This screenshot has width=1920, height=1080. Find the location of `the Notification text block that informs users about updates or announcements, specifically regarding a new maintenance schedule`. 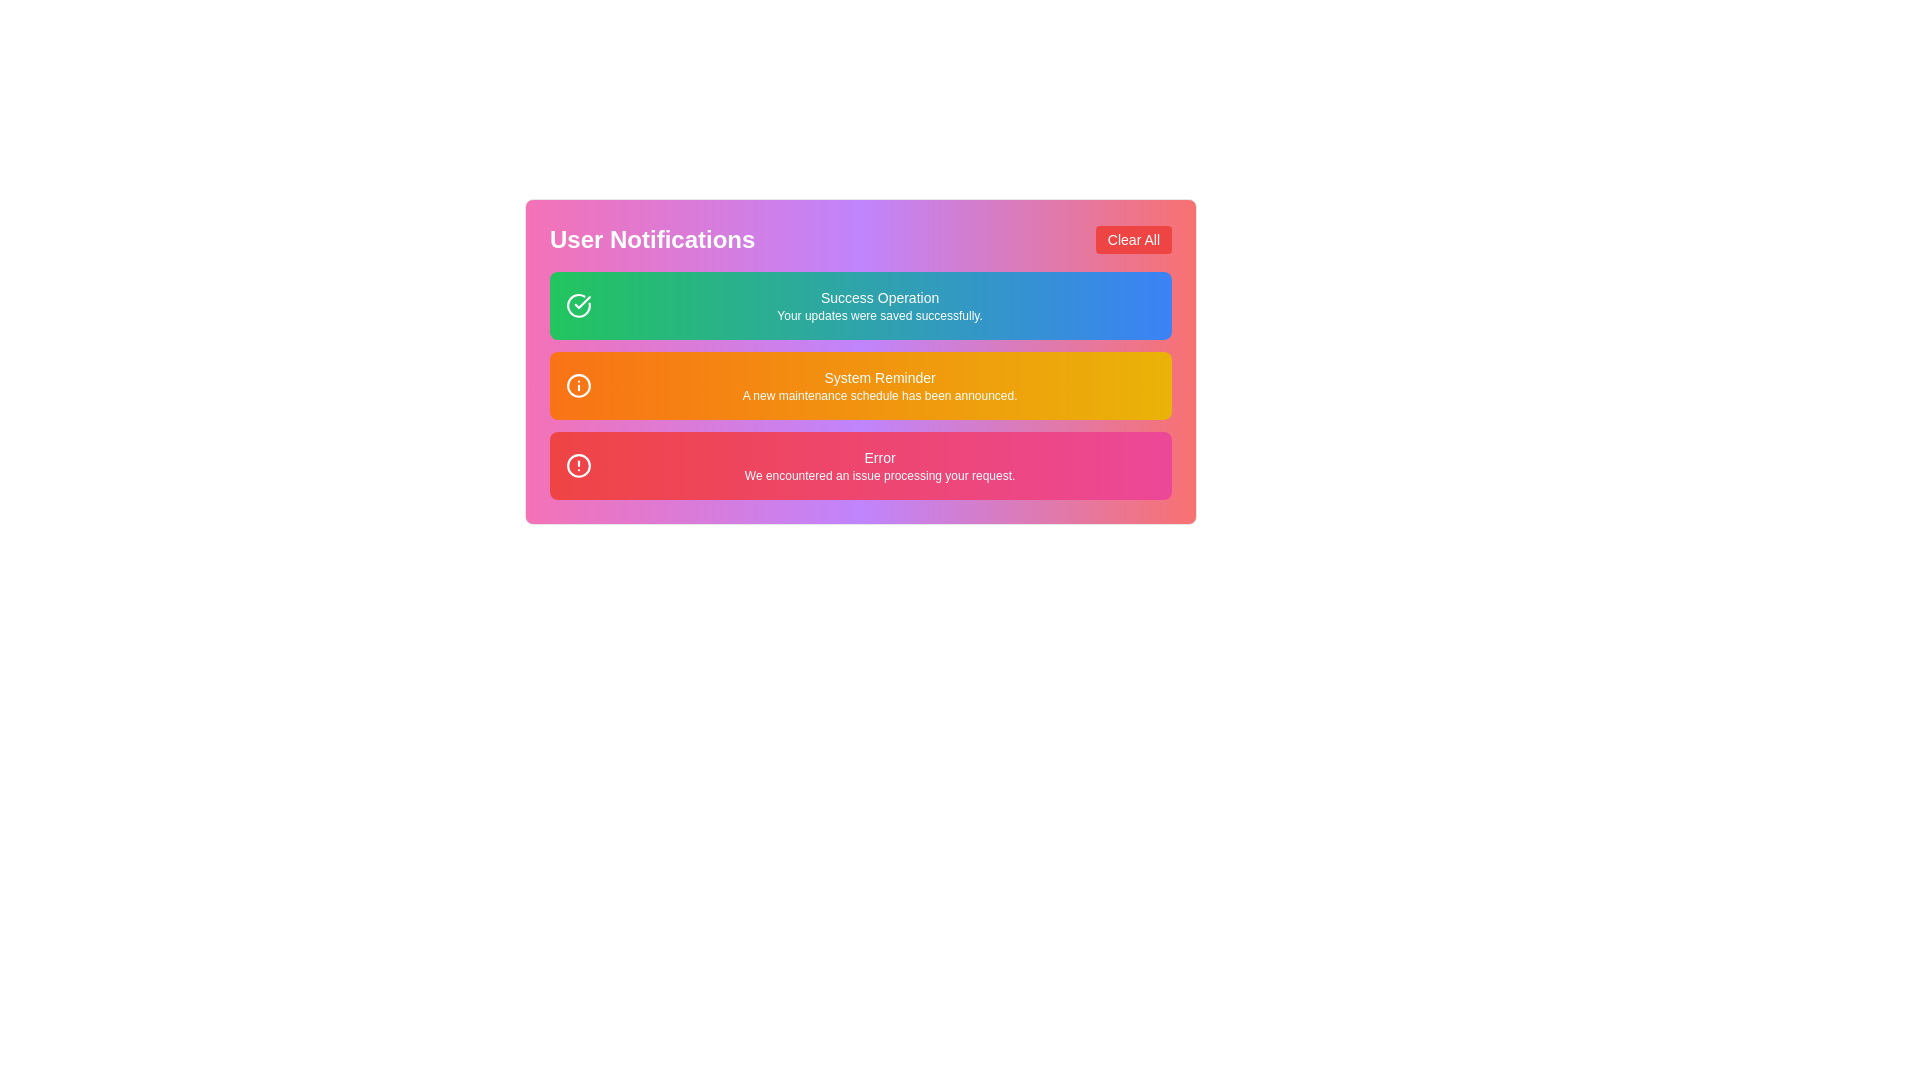

the Notification text block that informs users about updates or announcements, specifically regarding a new maintenance schedule is located at coordinates (880, 385).